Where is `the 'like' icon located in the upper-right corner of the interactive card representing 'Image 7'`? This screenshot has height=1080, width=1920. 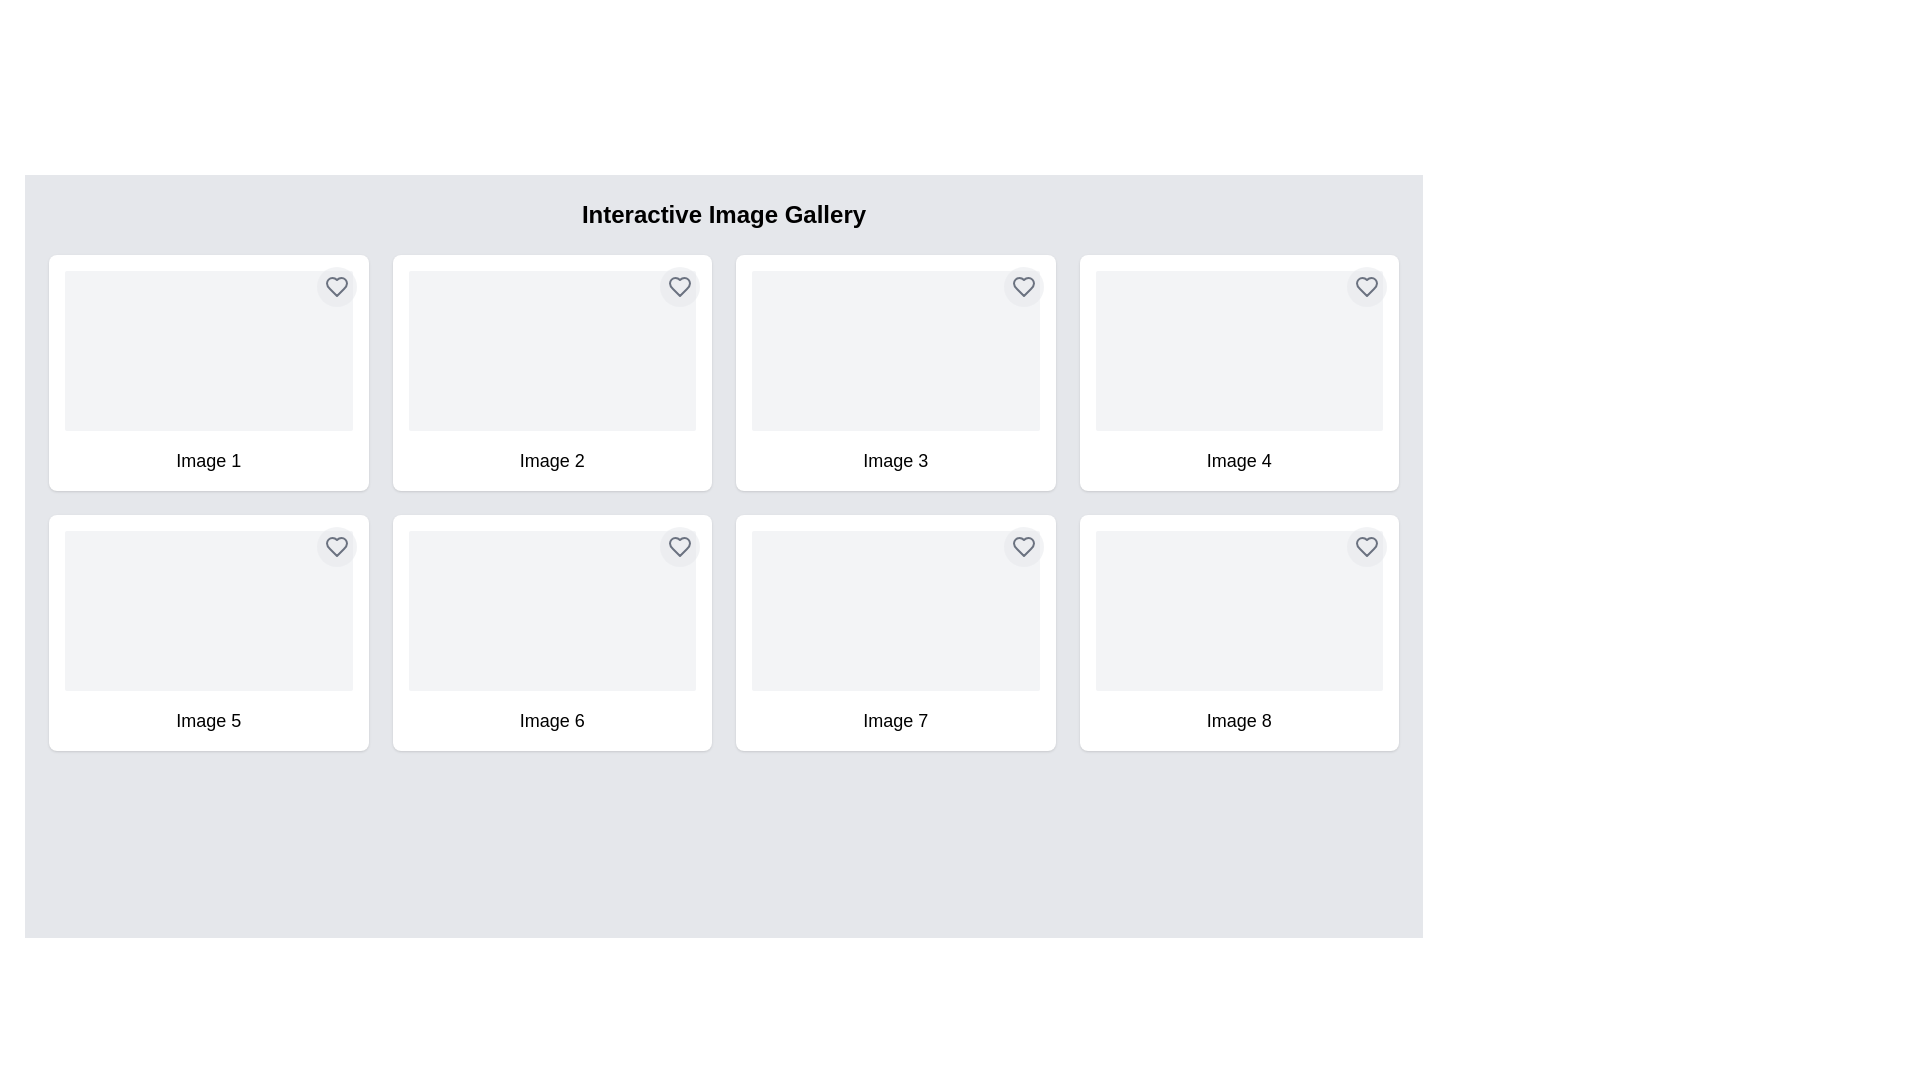
the 'like' icon located in the upper-right corner of the interactive card representing 'Image 7' is located at coordinates (1023, 547).